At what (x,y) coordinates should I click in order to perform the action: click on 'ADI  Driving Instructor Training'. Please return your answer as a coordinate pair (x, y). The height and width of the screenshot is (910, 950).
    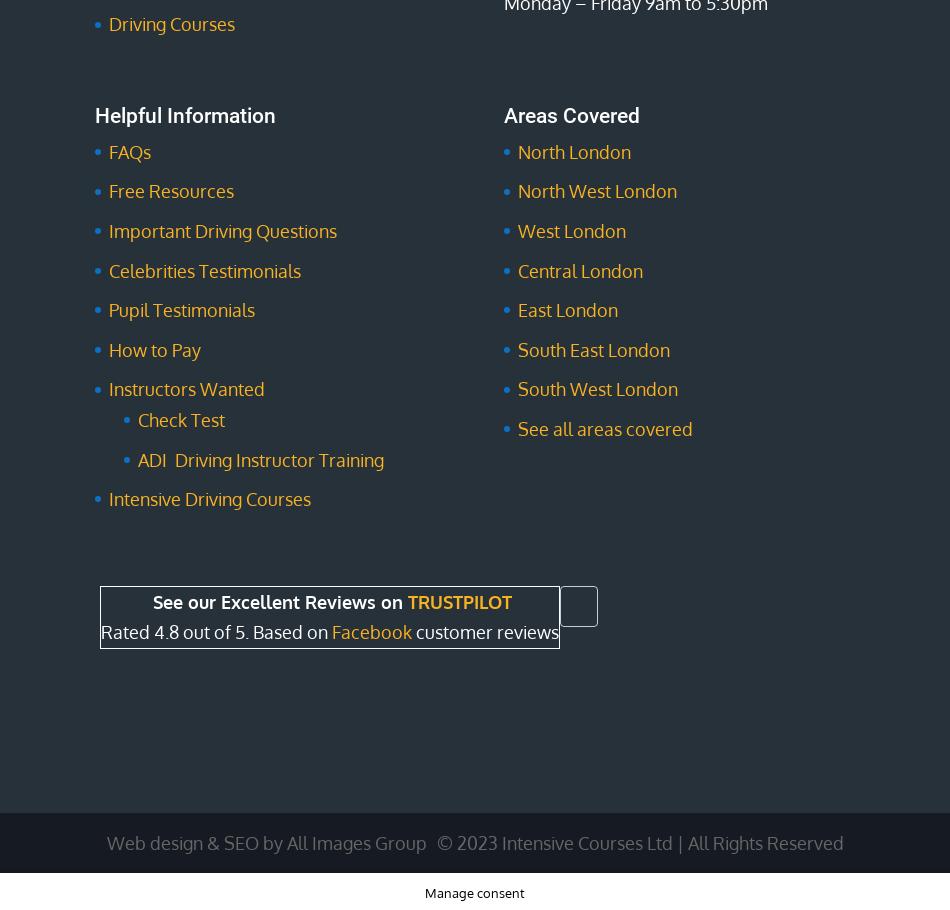
    Looking at the image, I should click on (259, 458).